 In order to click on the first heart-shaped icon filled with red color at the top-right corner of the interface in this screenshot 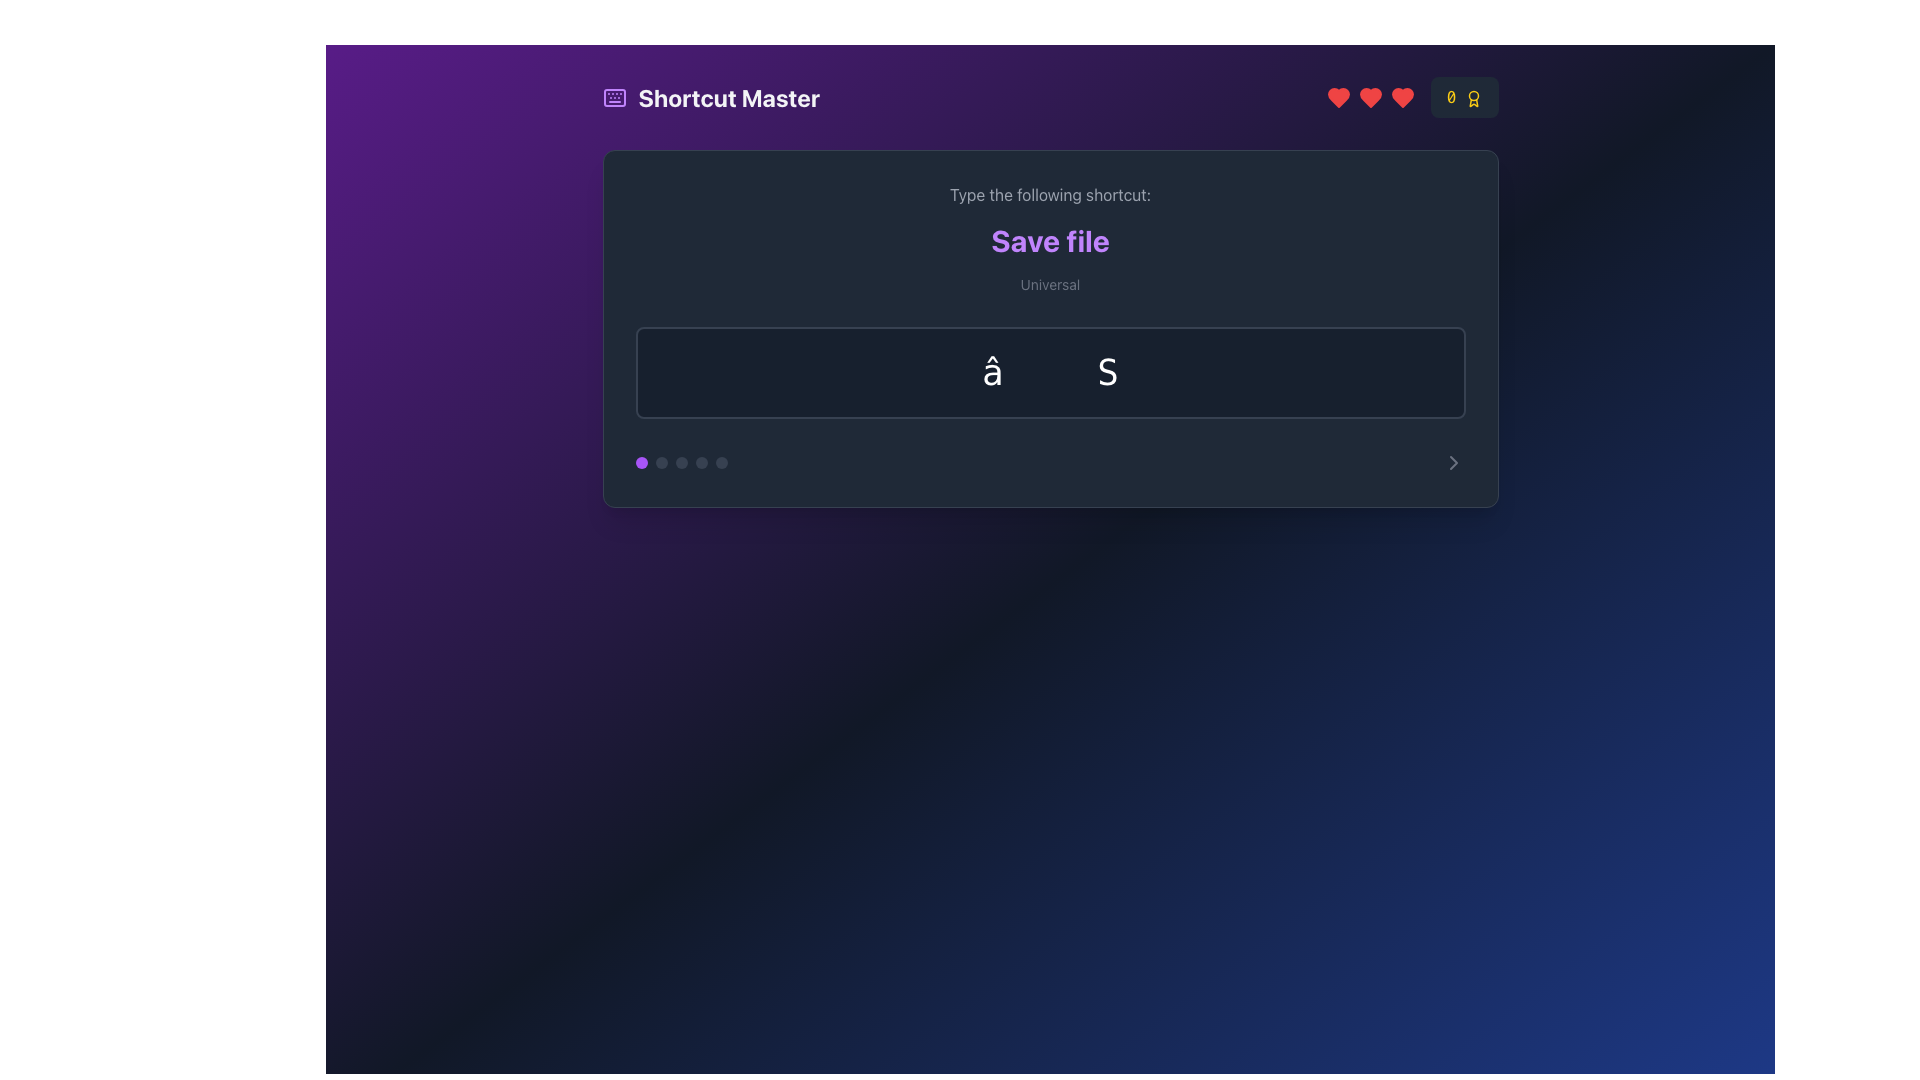, I will do `click(1338, 97)`.